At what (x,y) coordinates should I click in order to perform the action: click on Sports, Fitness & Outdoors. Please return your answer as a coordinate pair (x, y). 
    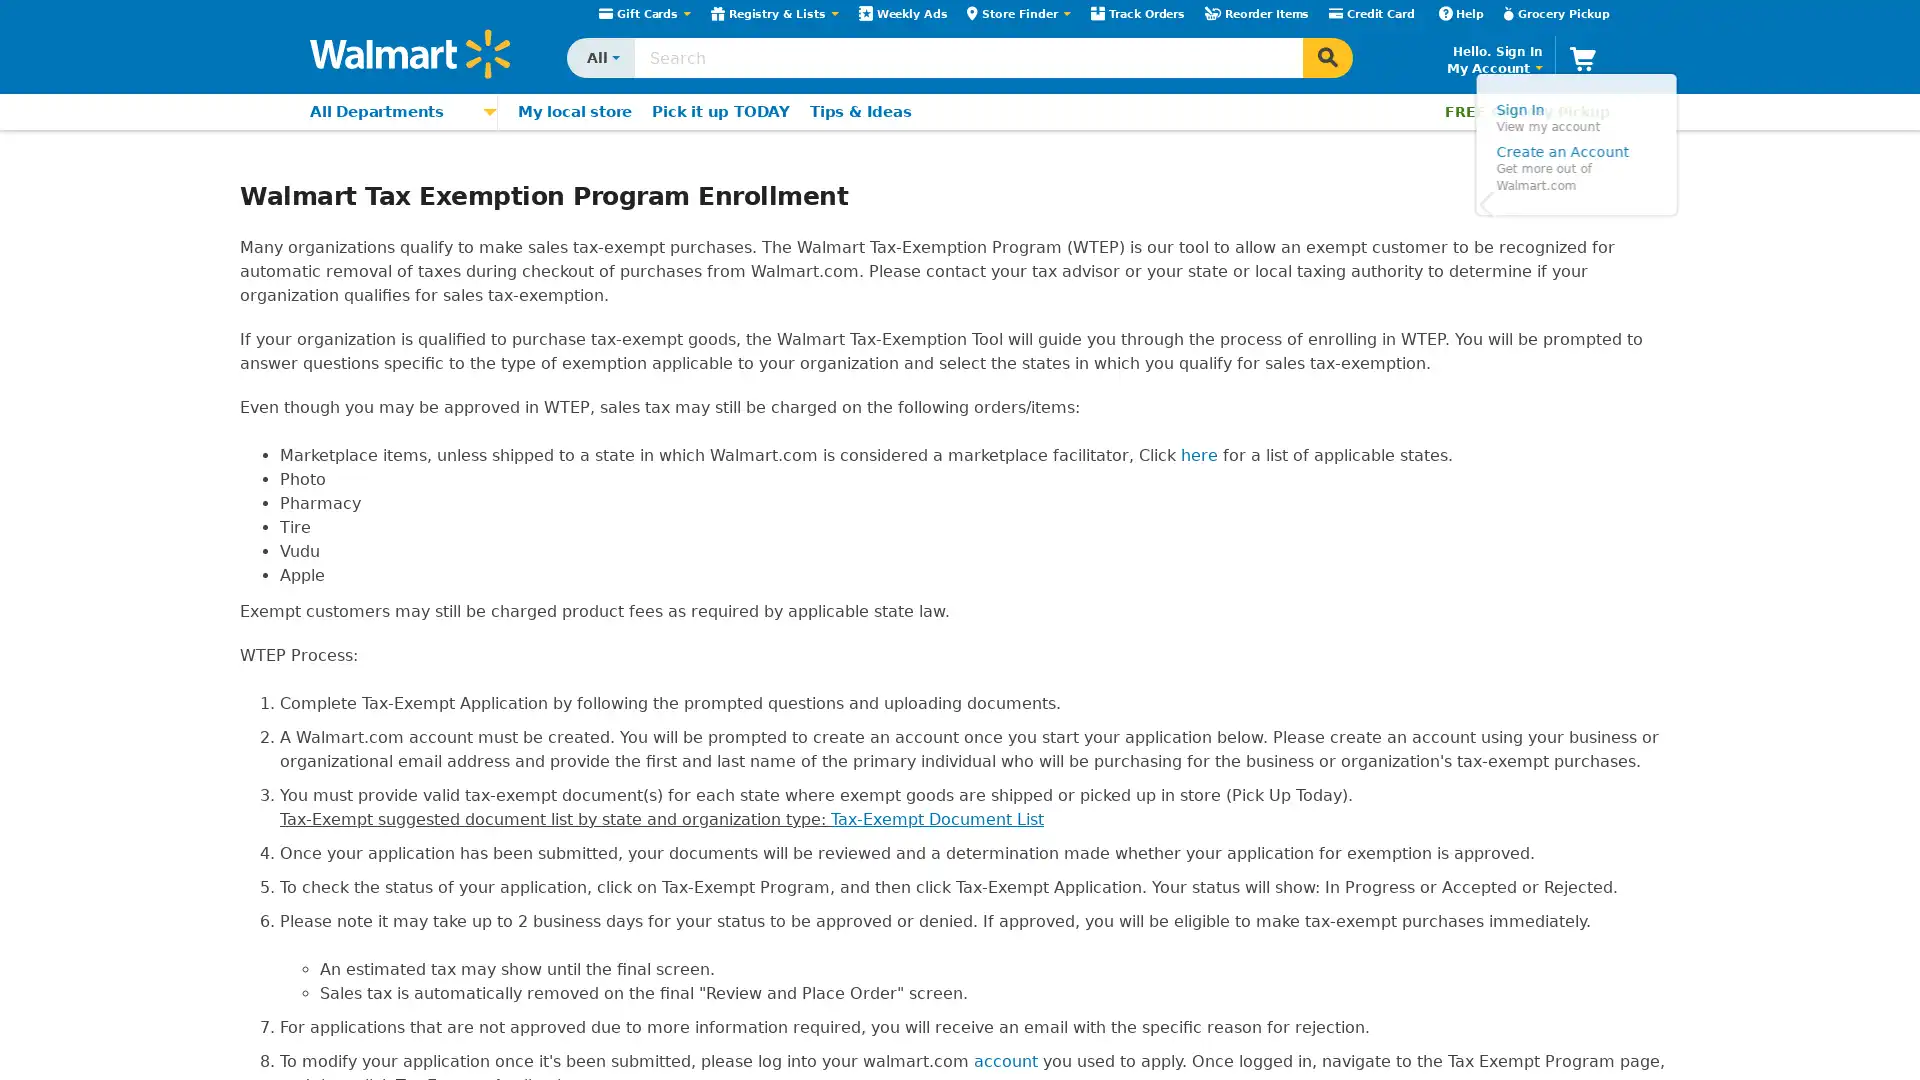
    Looking at the image, I should click on (388, 470).